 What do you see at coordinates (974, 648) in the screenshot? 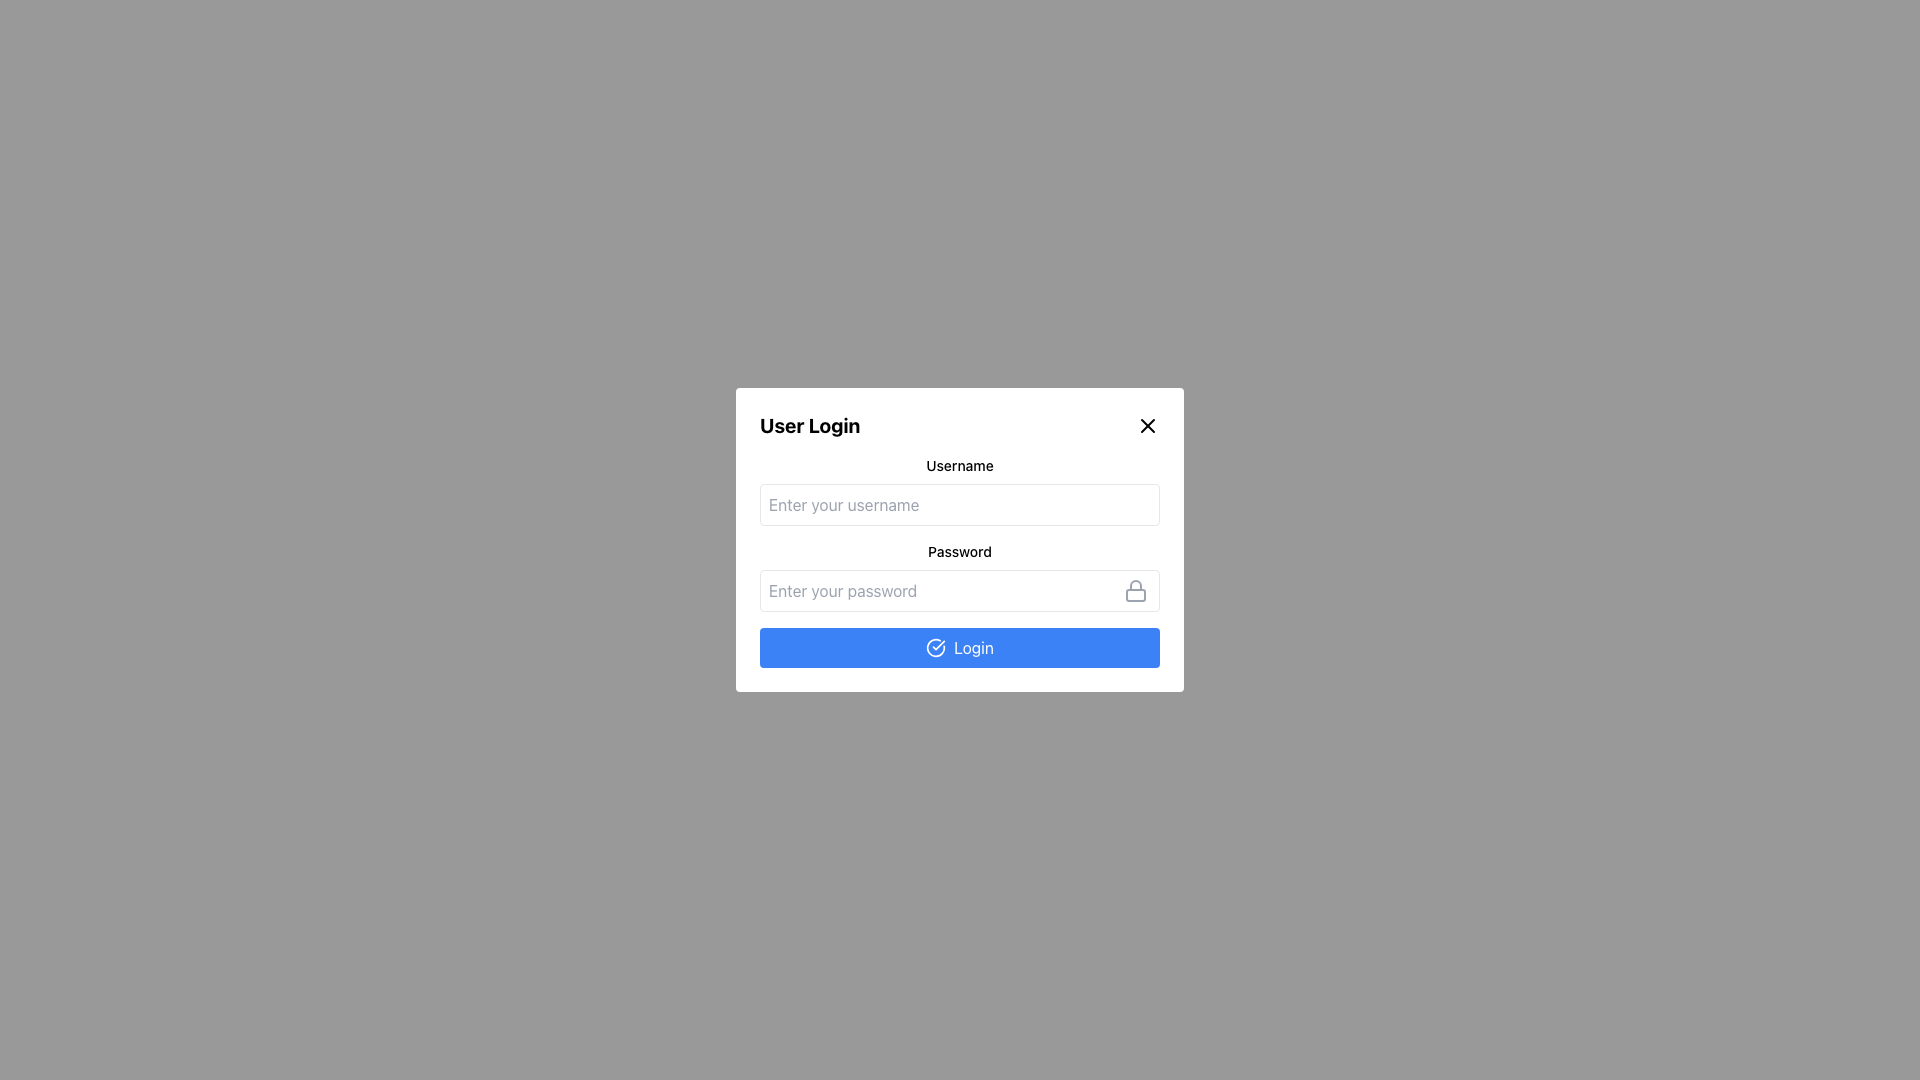
I see `the blue rectangular 'Login' button at the bottom center of the login form` at bounding box center [974, 648].